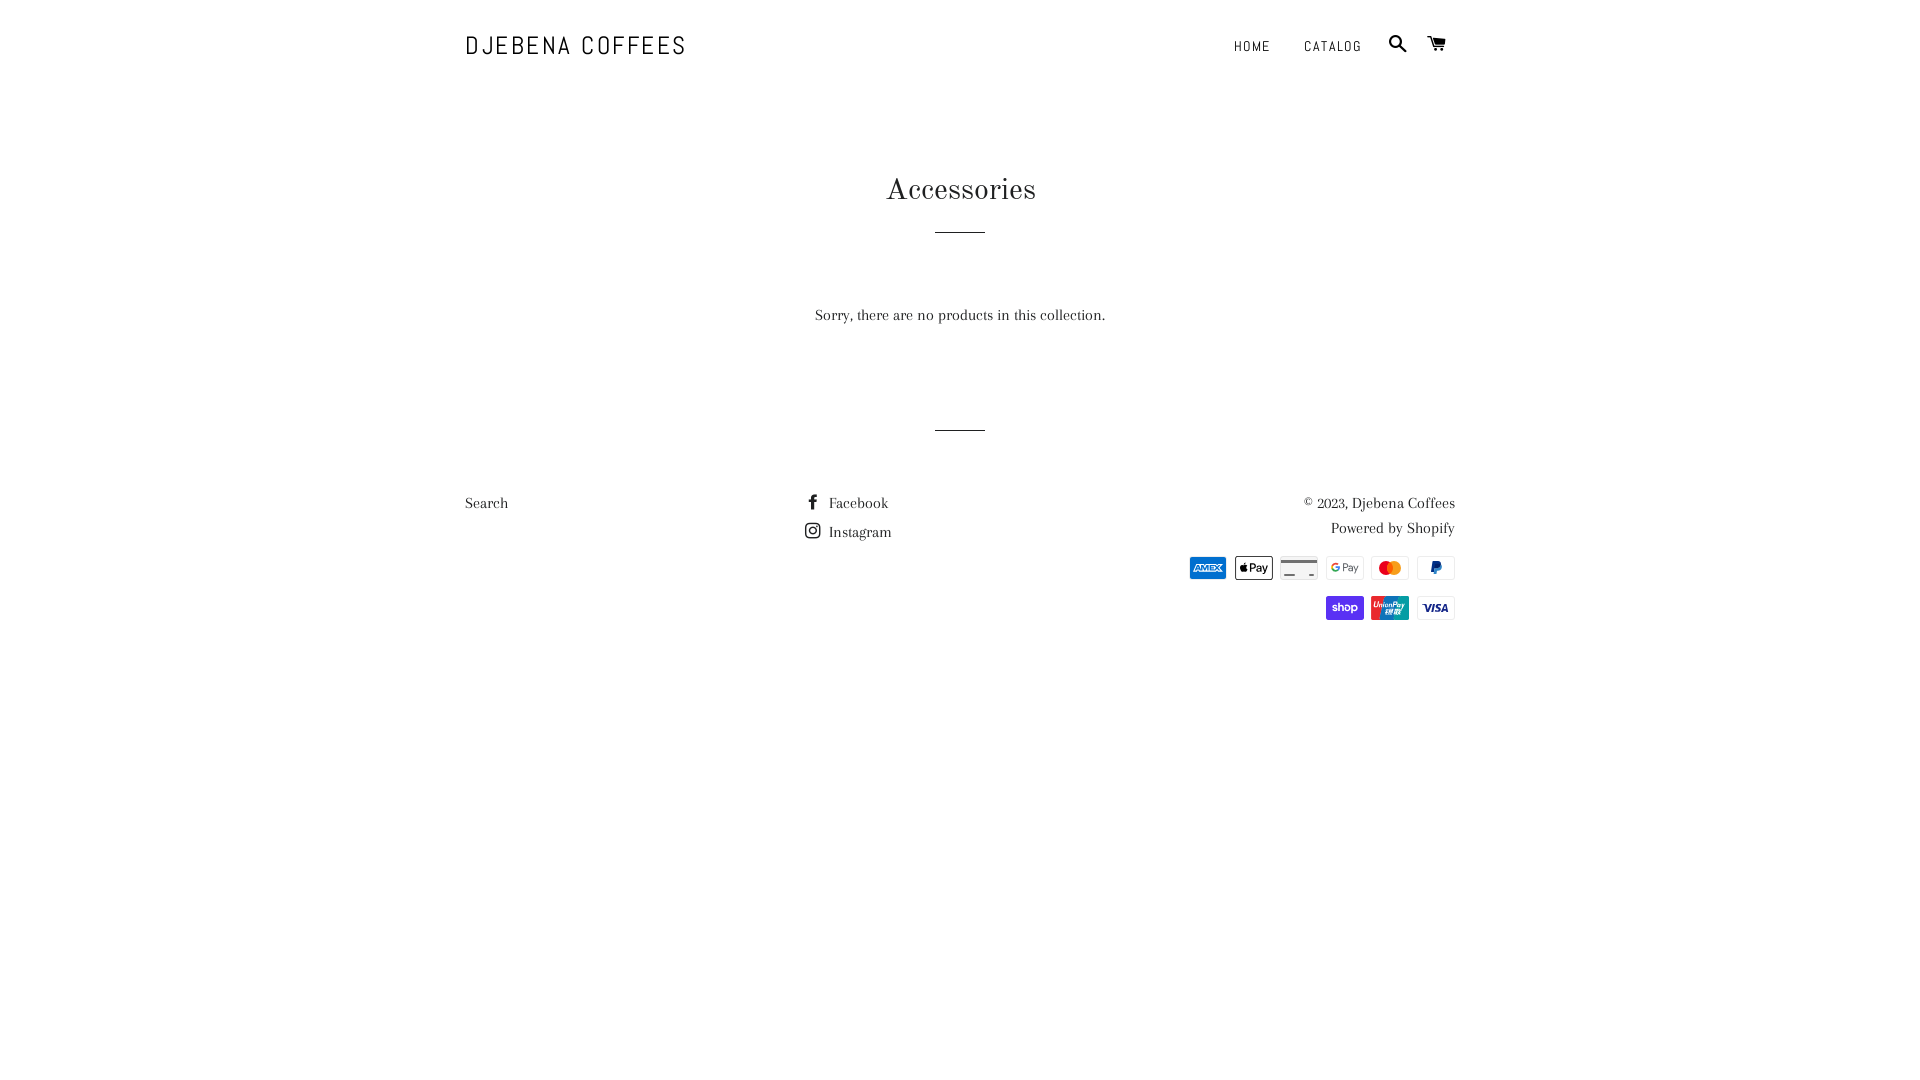  I want to click on 'Powered by Shopify', so click(1391, 527).